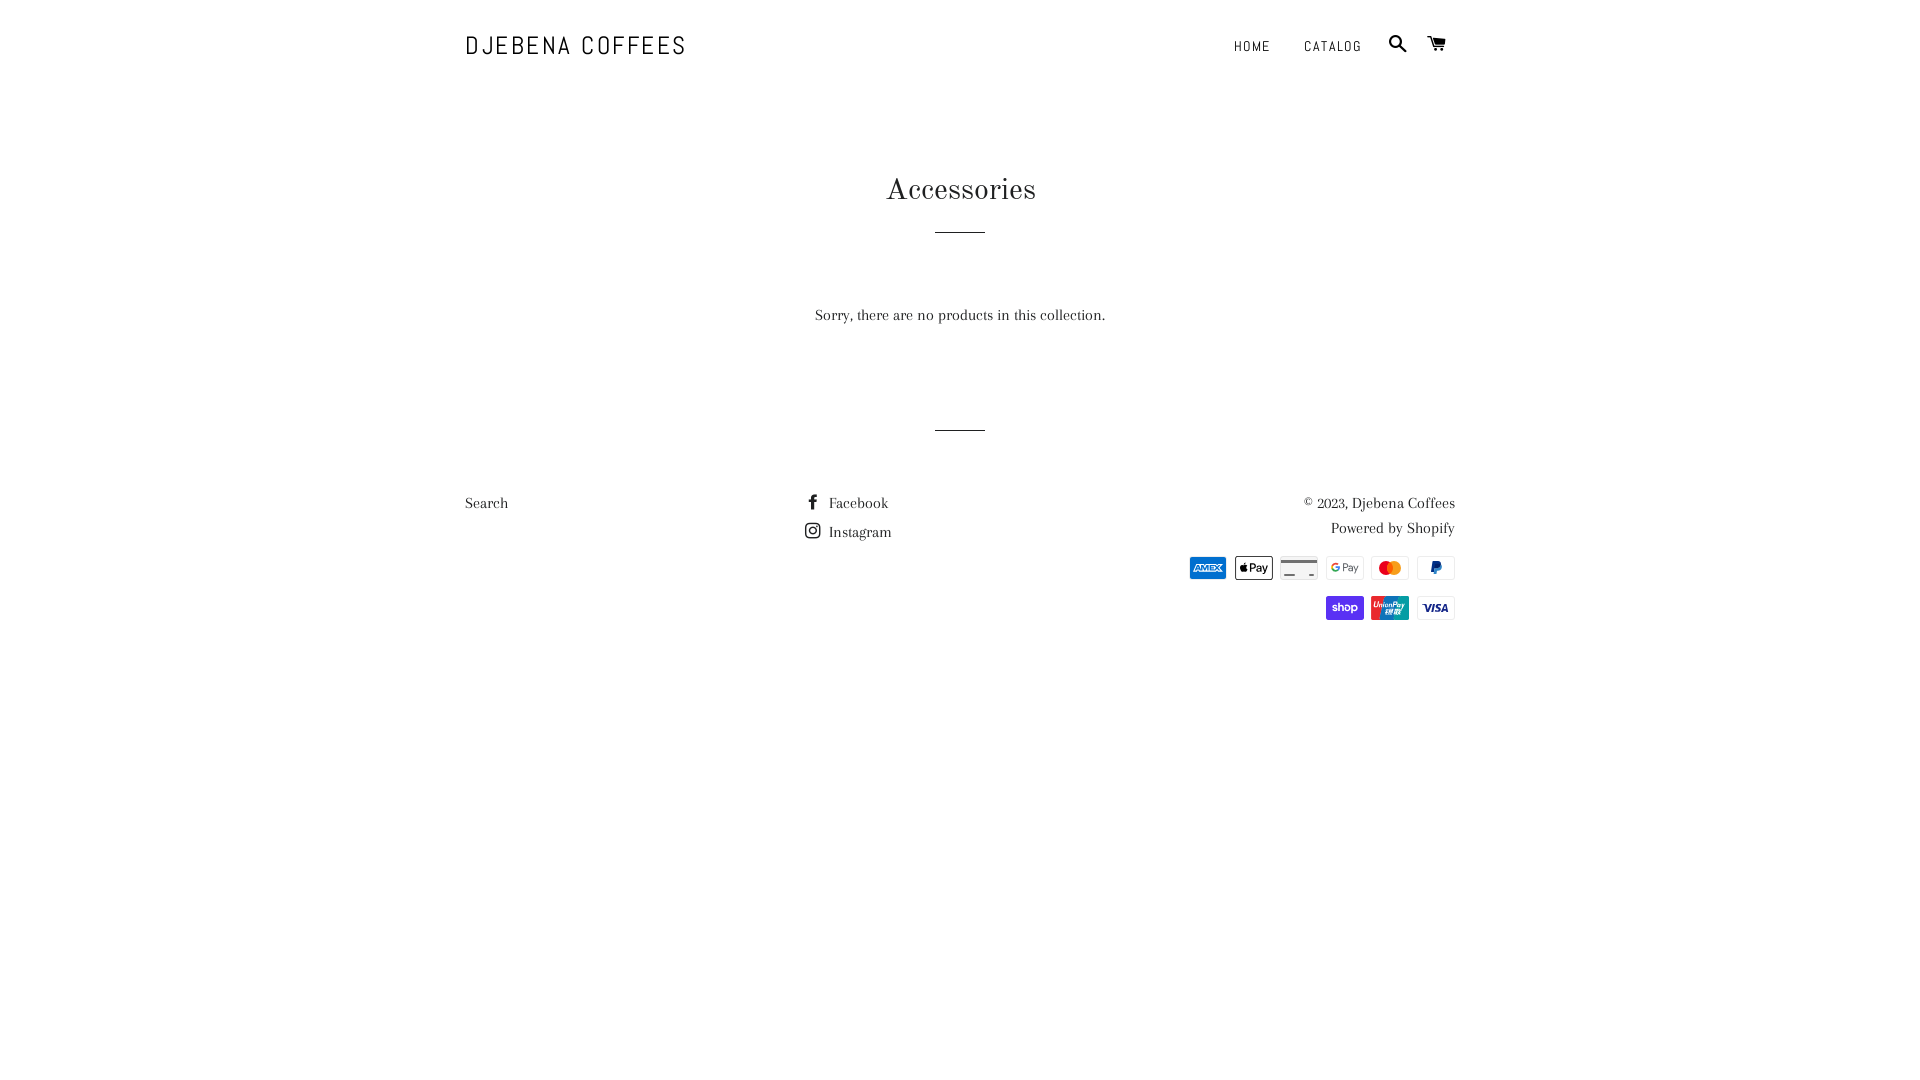  I want to click on 'Powered by Shopify', so click(1391, 527).